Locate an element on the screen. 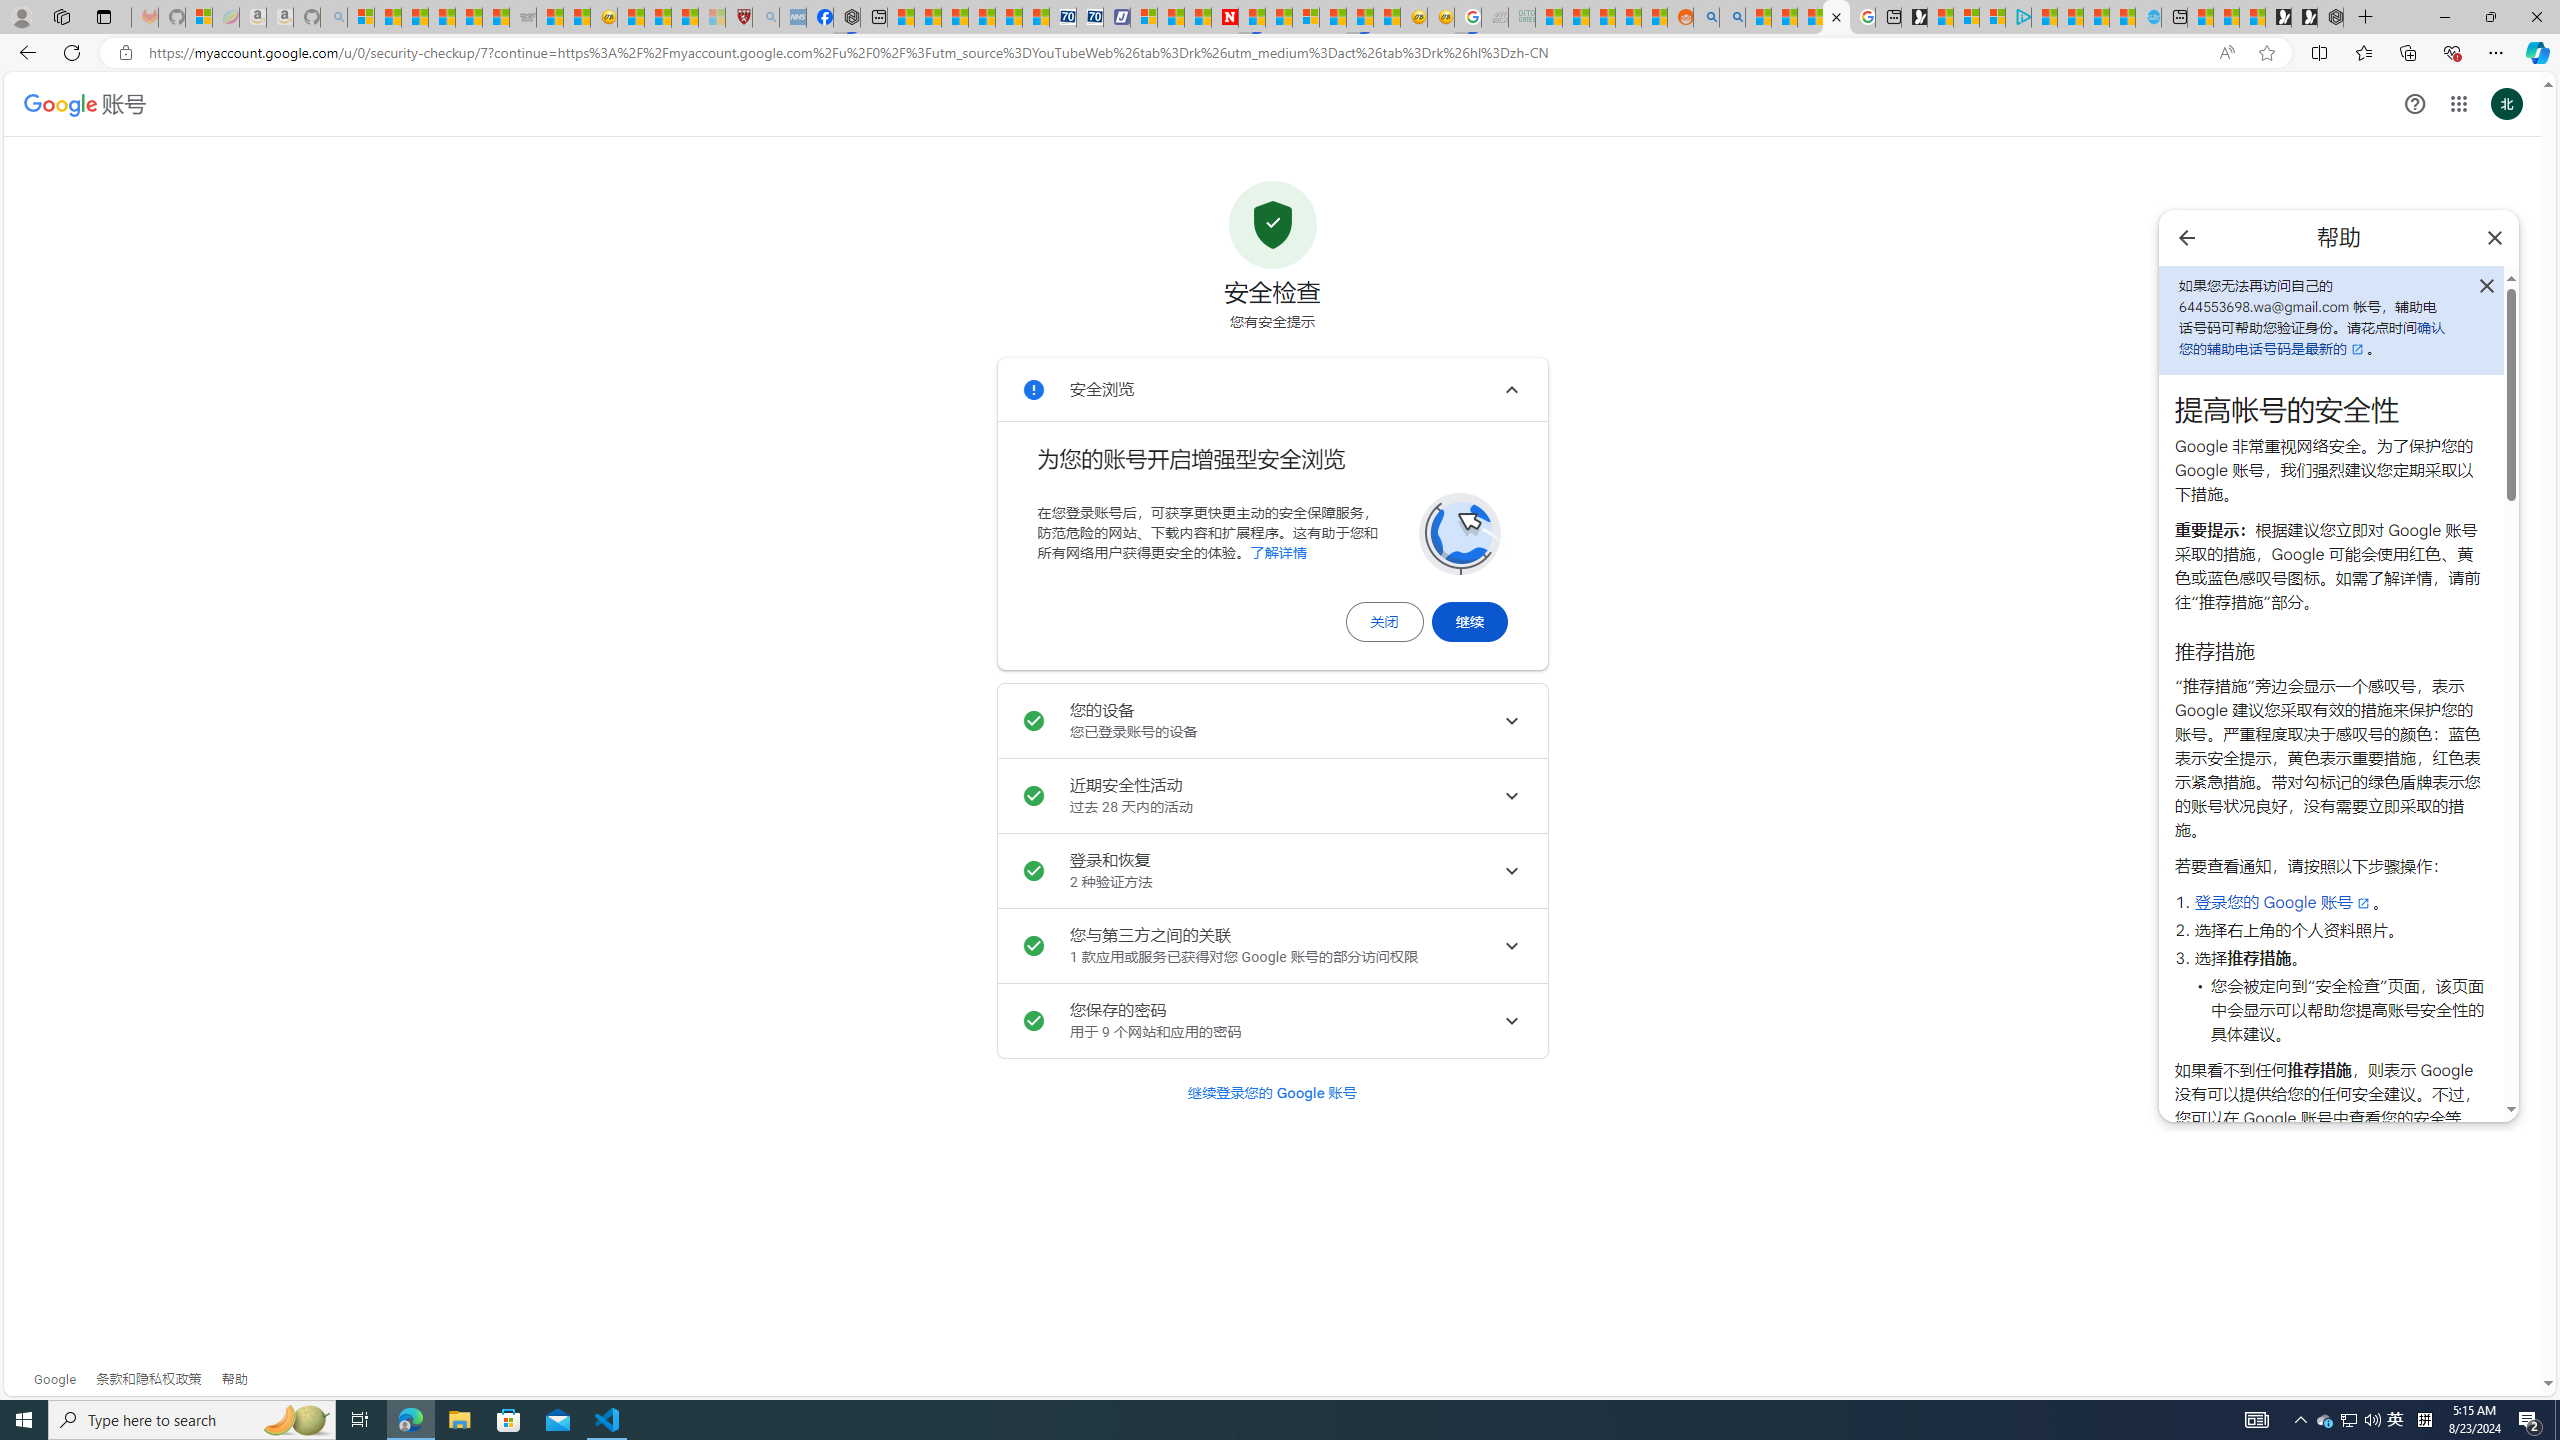 This screenshot has height=1440, width=2560. 'Utah sues federal government - Search' is located at coordinates (1731, 16).